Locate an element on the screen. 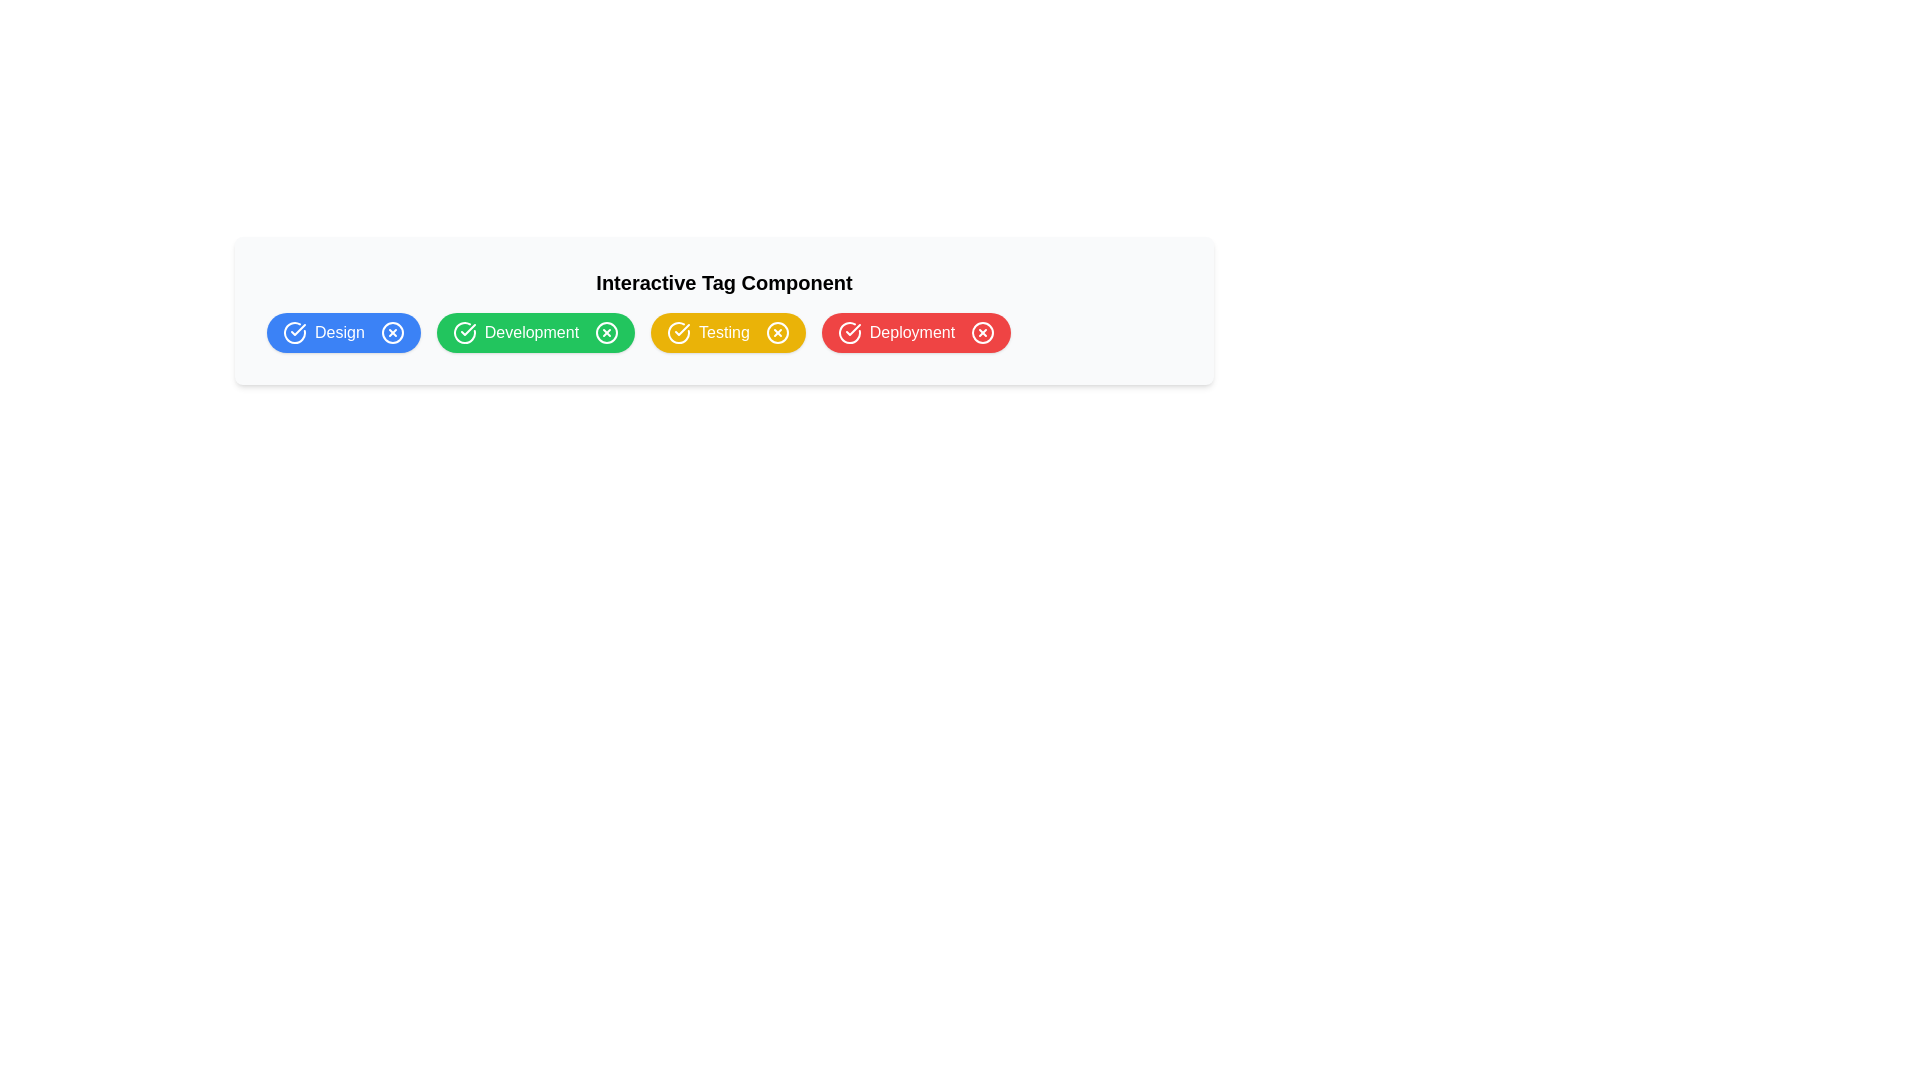  the 'Testing' text label which indicates the status or category and is centrally located among tag-like buttons is located at coordinates (723, 331).